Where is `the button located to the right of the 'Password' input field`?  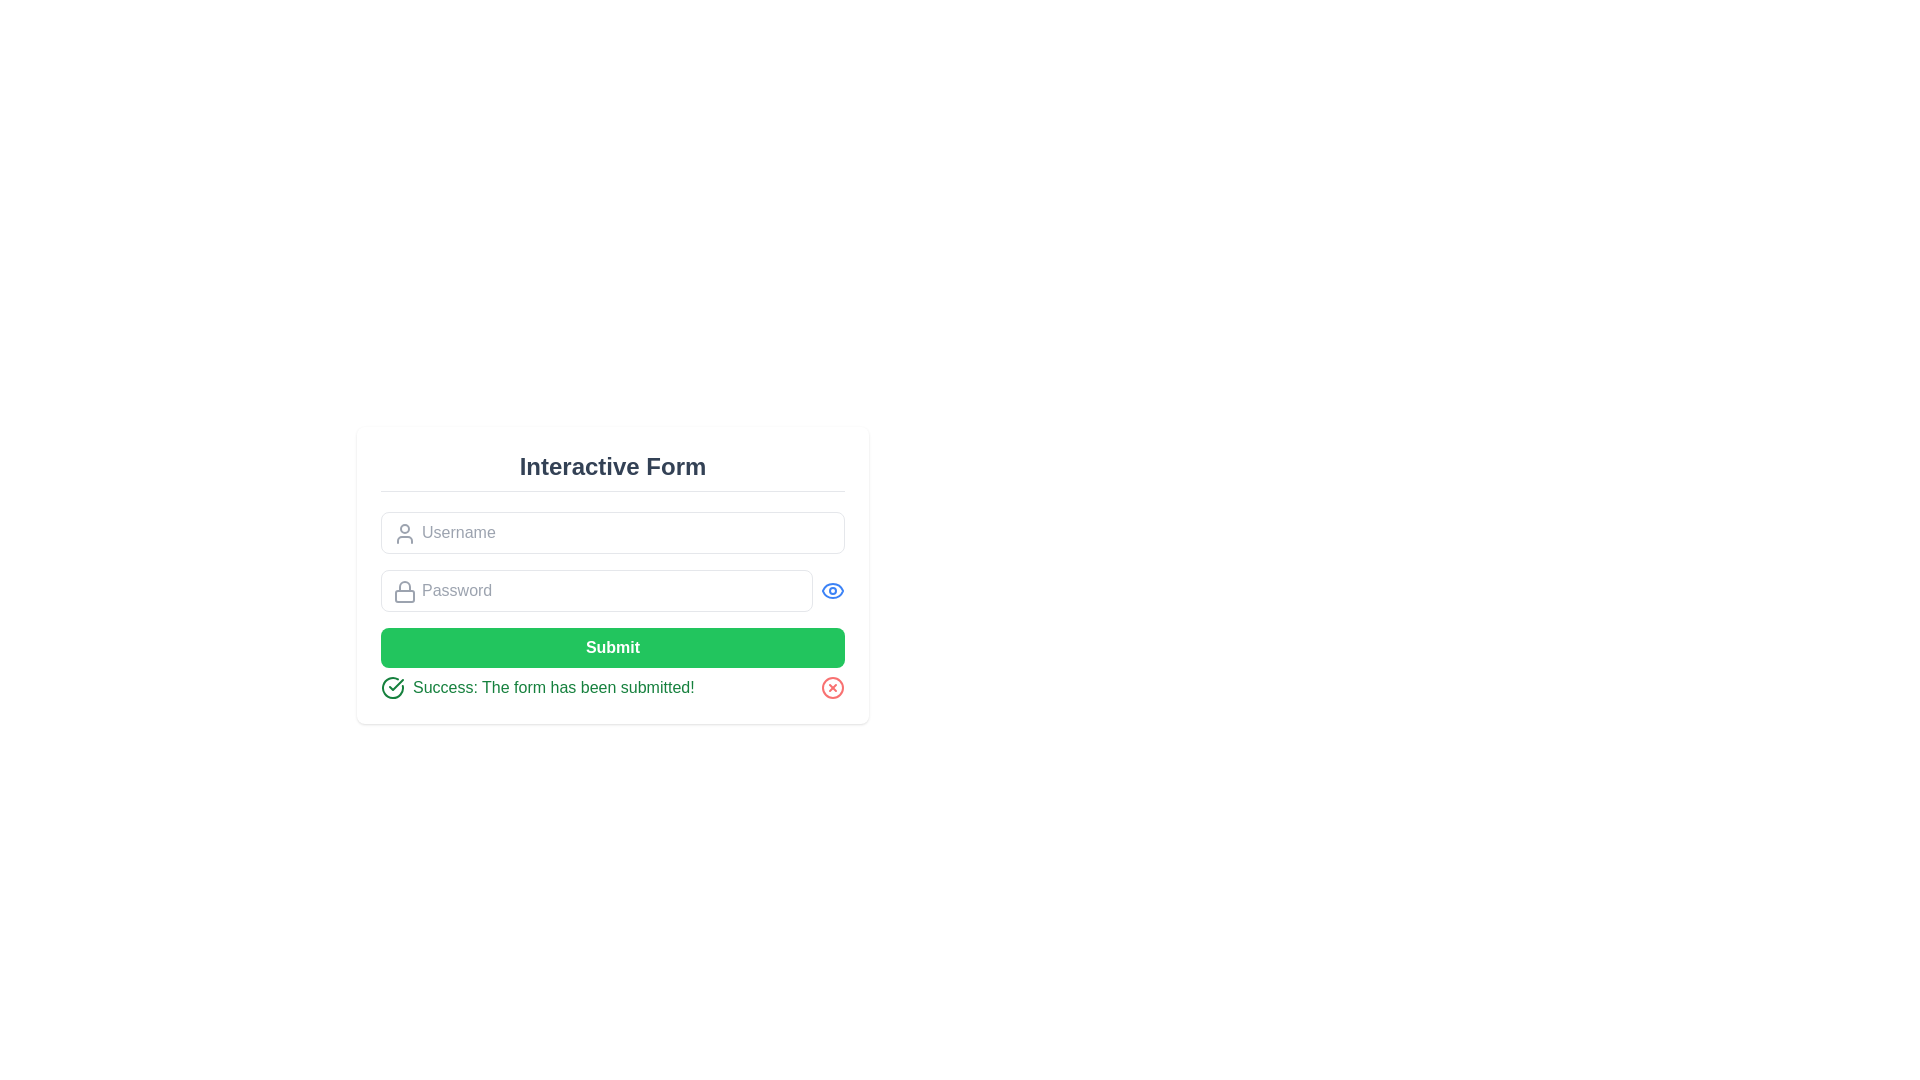 the button located to the right of the 'Password' input field is located at coordinates (833, 589).